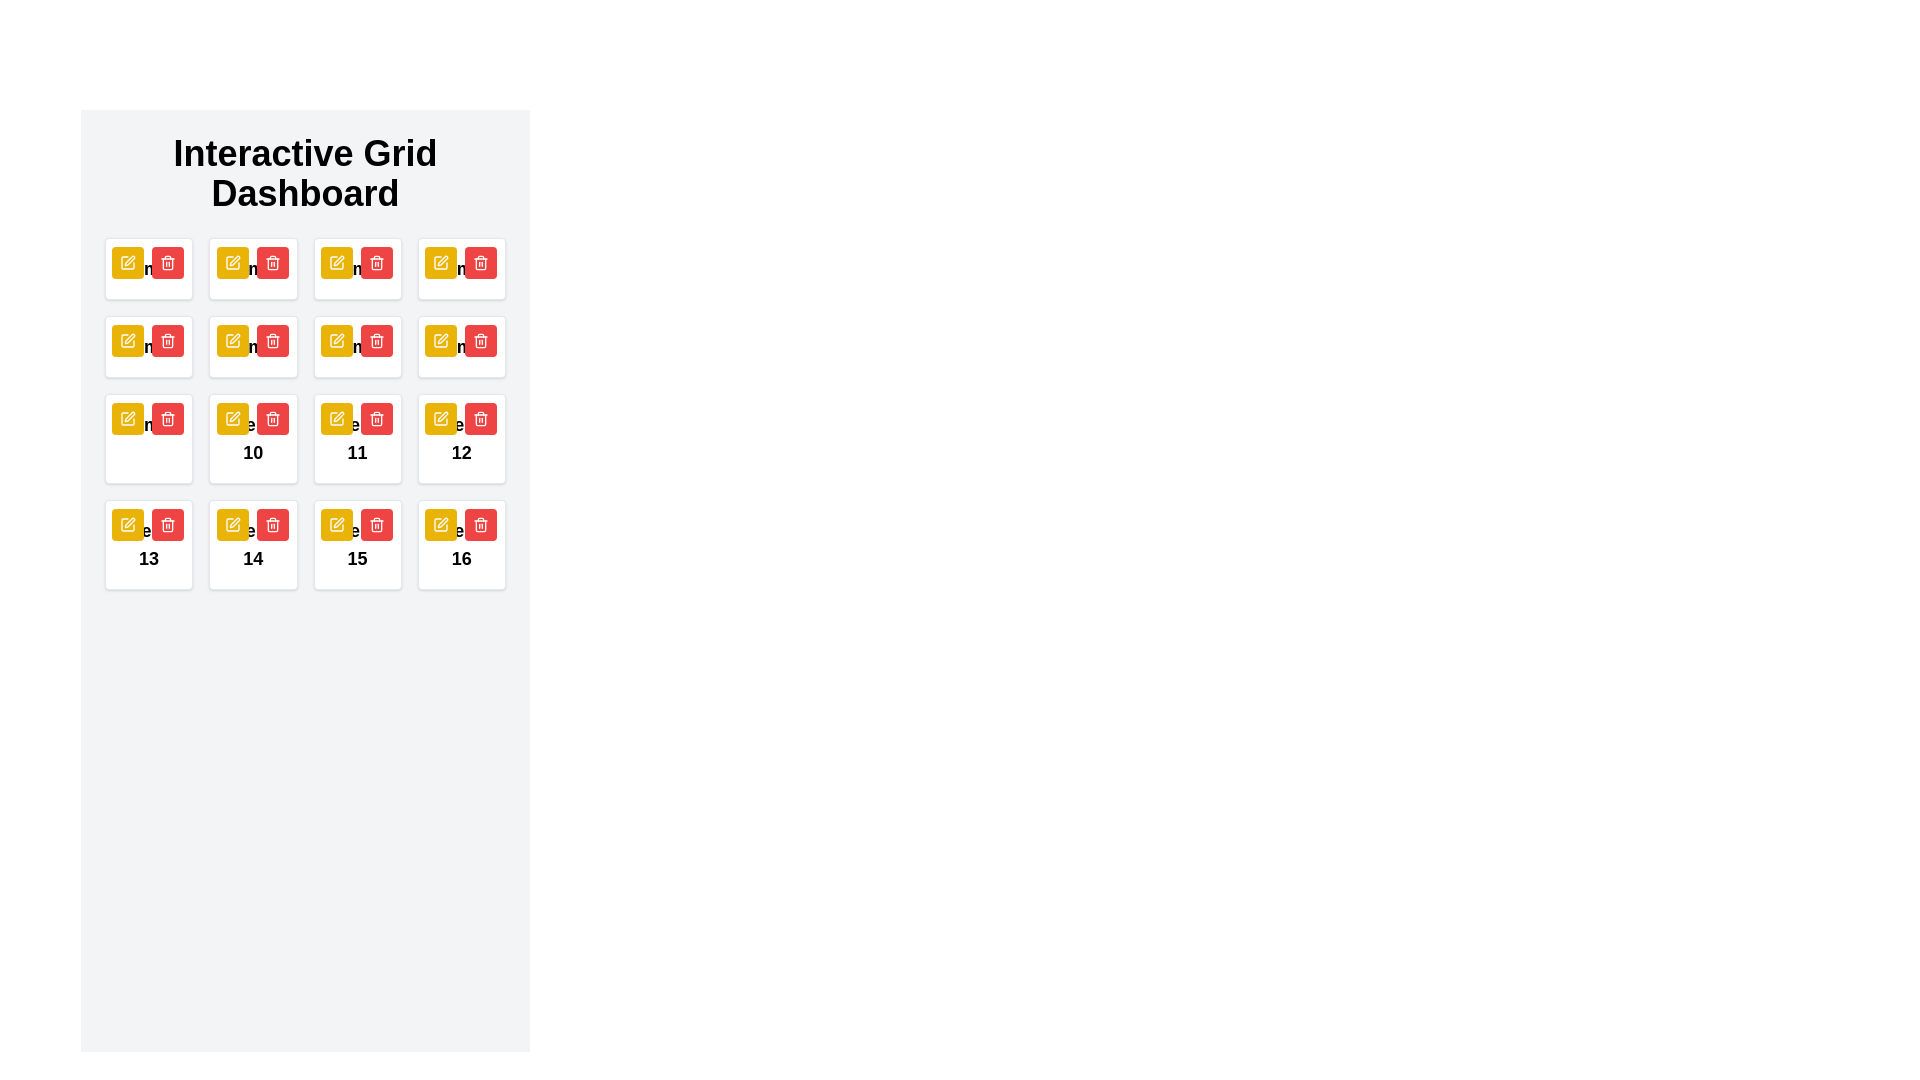 This screenshot has width=1920, height=1080. I want to click on the yellow button on the item card labeled 'Item 12' located in the fourth column of the third row of the grid, so click(460, 438).